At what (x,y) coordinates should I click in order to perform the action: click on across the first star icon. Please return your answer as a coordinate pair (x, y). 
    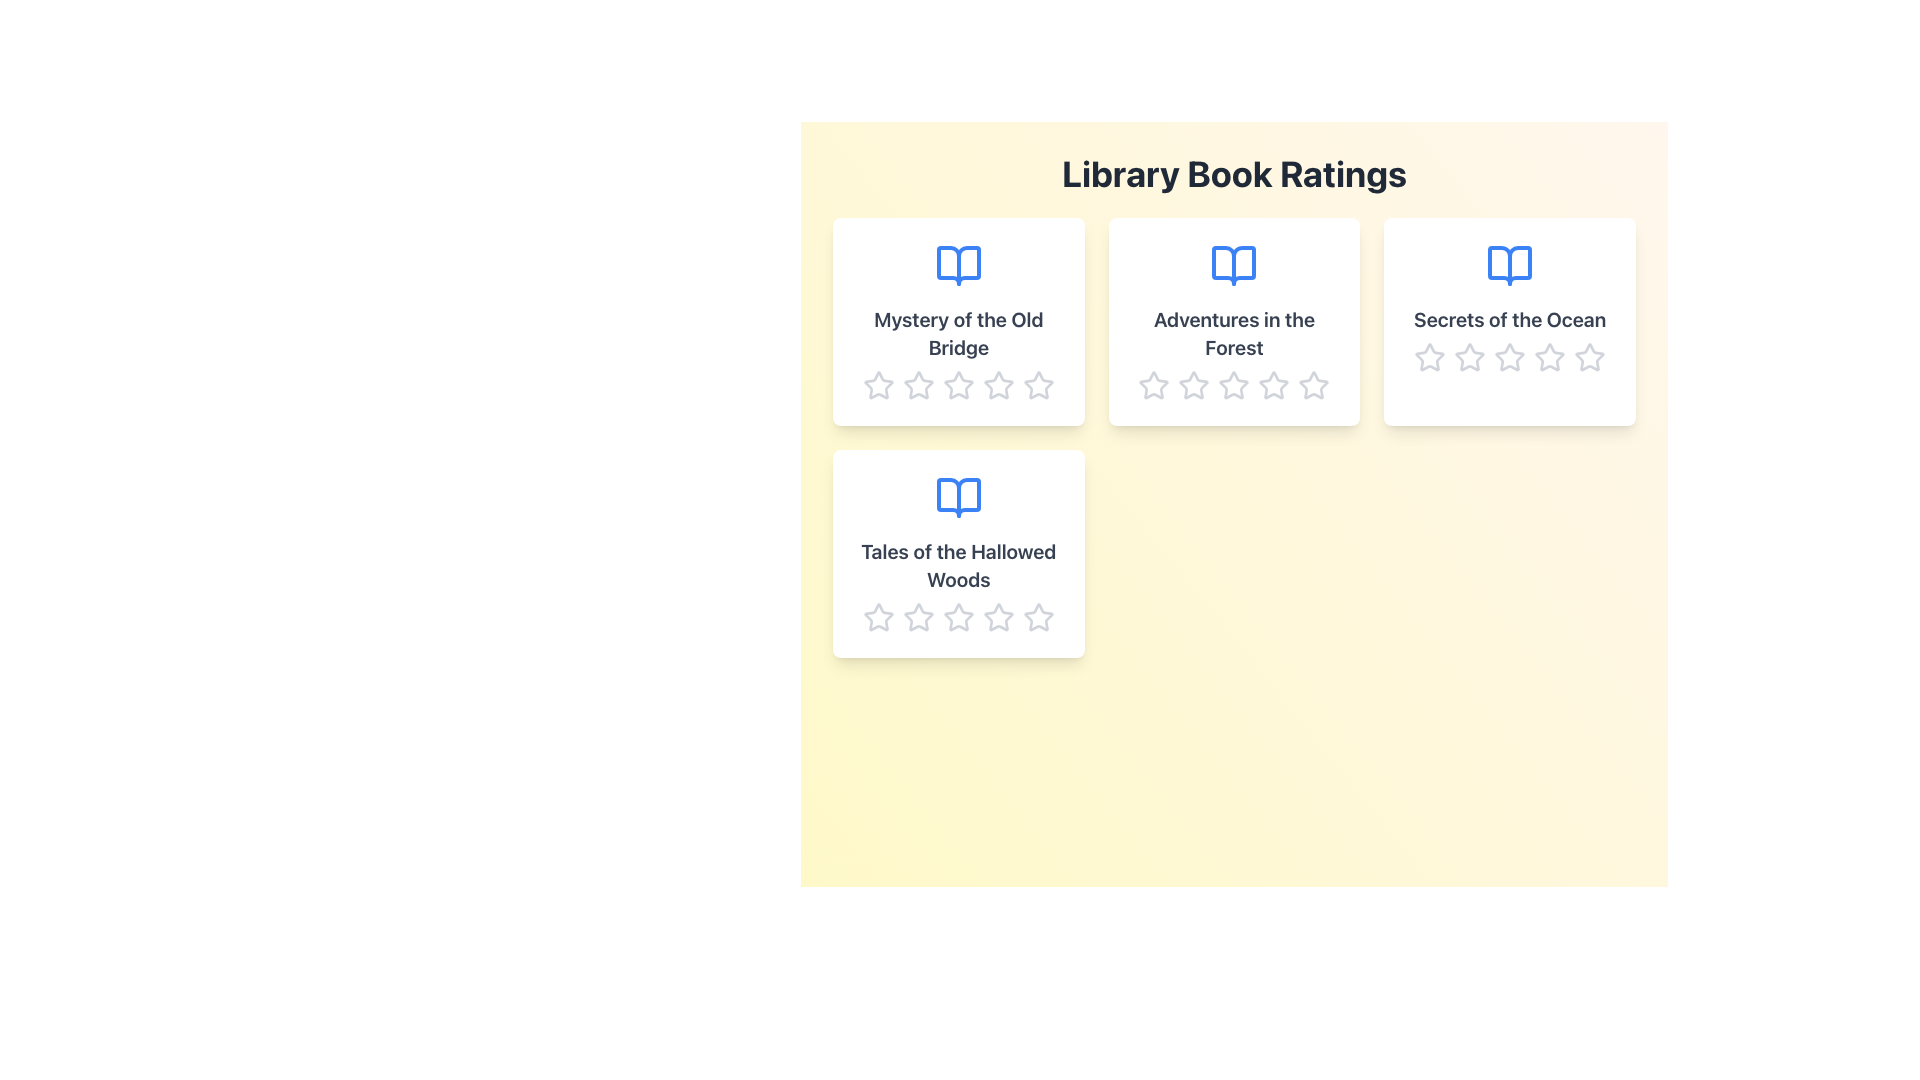
    Looking at the image, I should click on (878, 385).